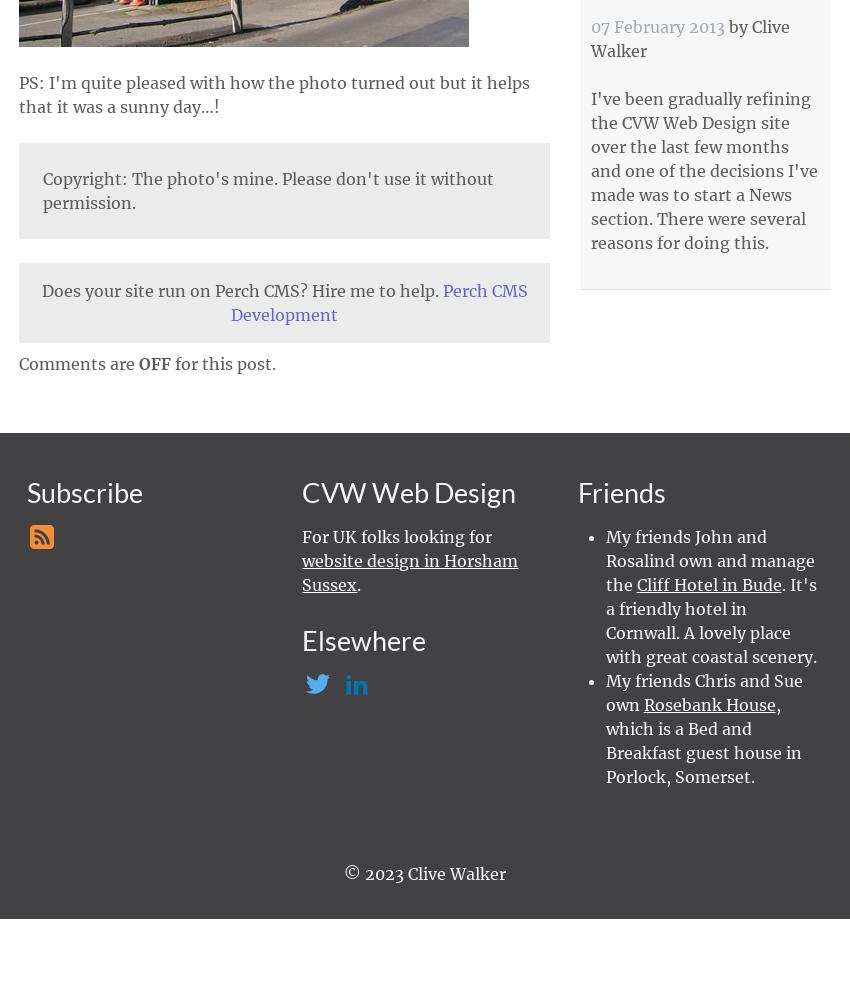 The height and width of the screenshot is (1000, 850). Describe the element at coordinates (223, 362) in the screenshot. I see `'for this post.'` at that location.